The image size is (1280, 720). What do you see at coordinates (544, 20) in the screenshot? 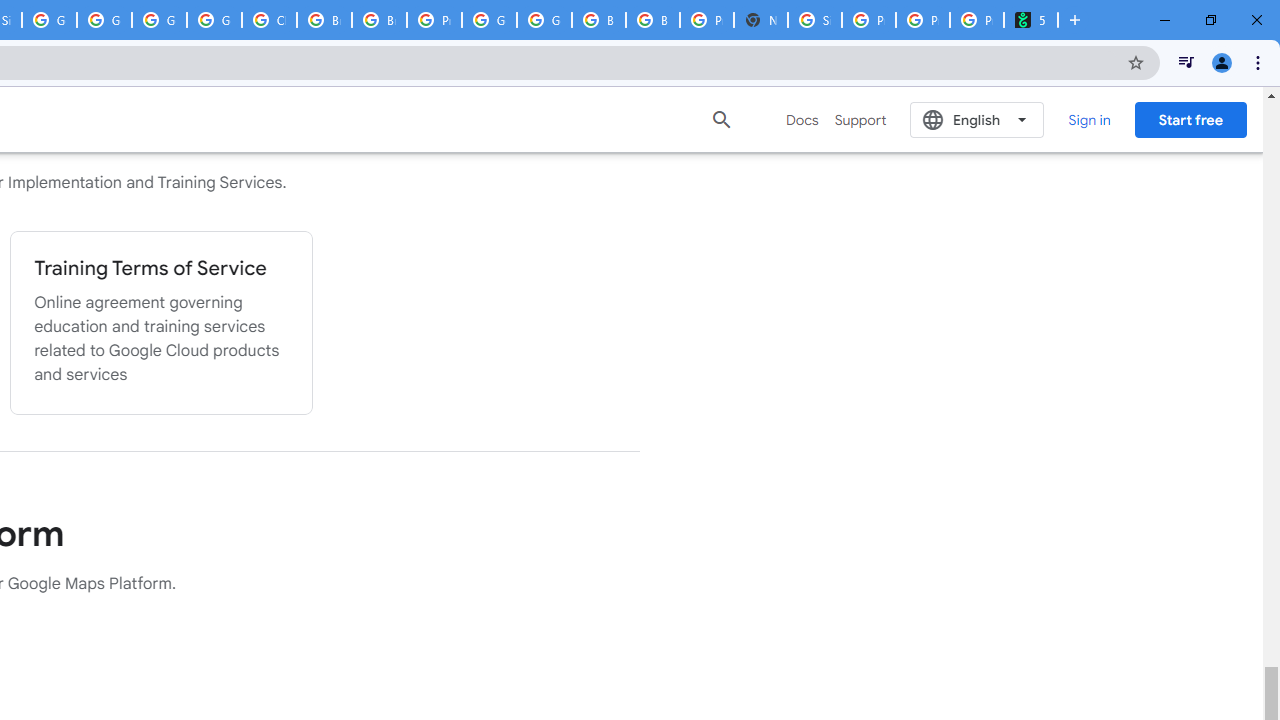
I see `'Google Cloud Platform'` at bounding box center [544, 20].